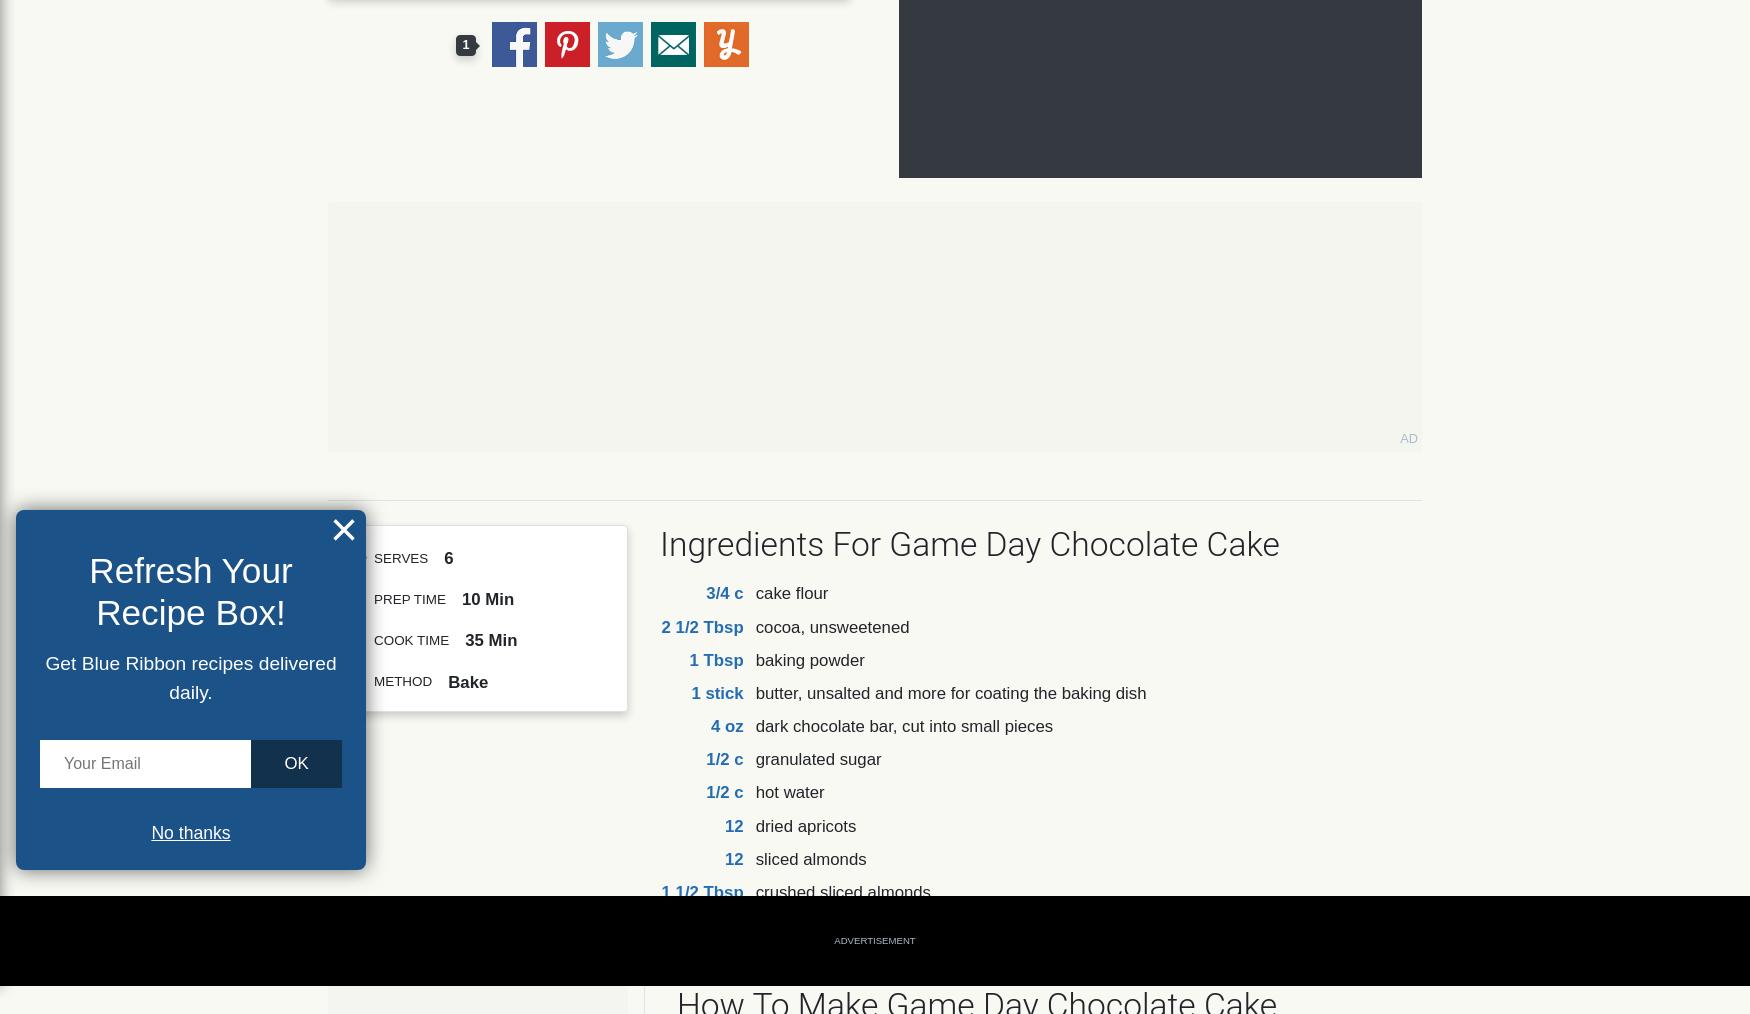 Image resolution: width=1750 pixels, height=1014 pixels. I want to click on 'sliced almonds', so click(809, 857).